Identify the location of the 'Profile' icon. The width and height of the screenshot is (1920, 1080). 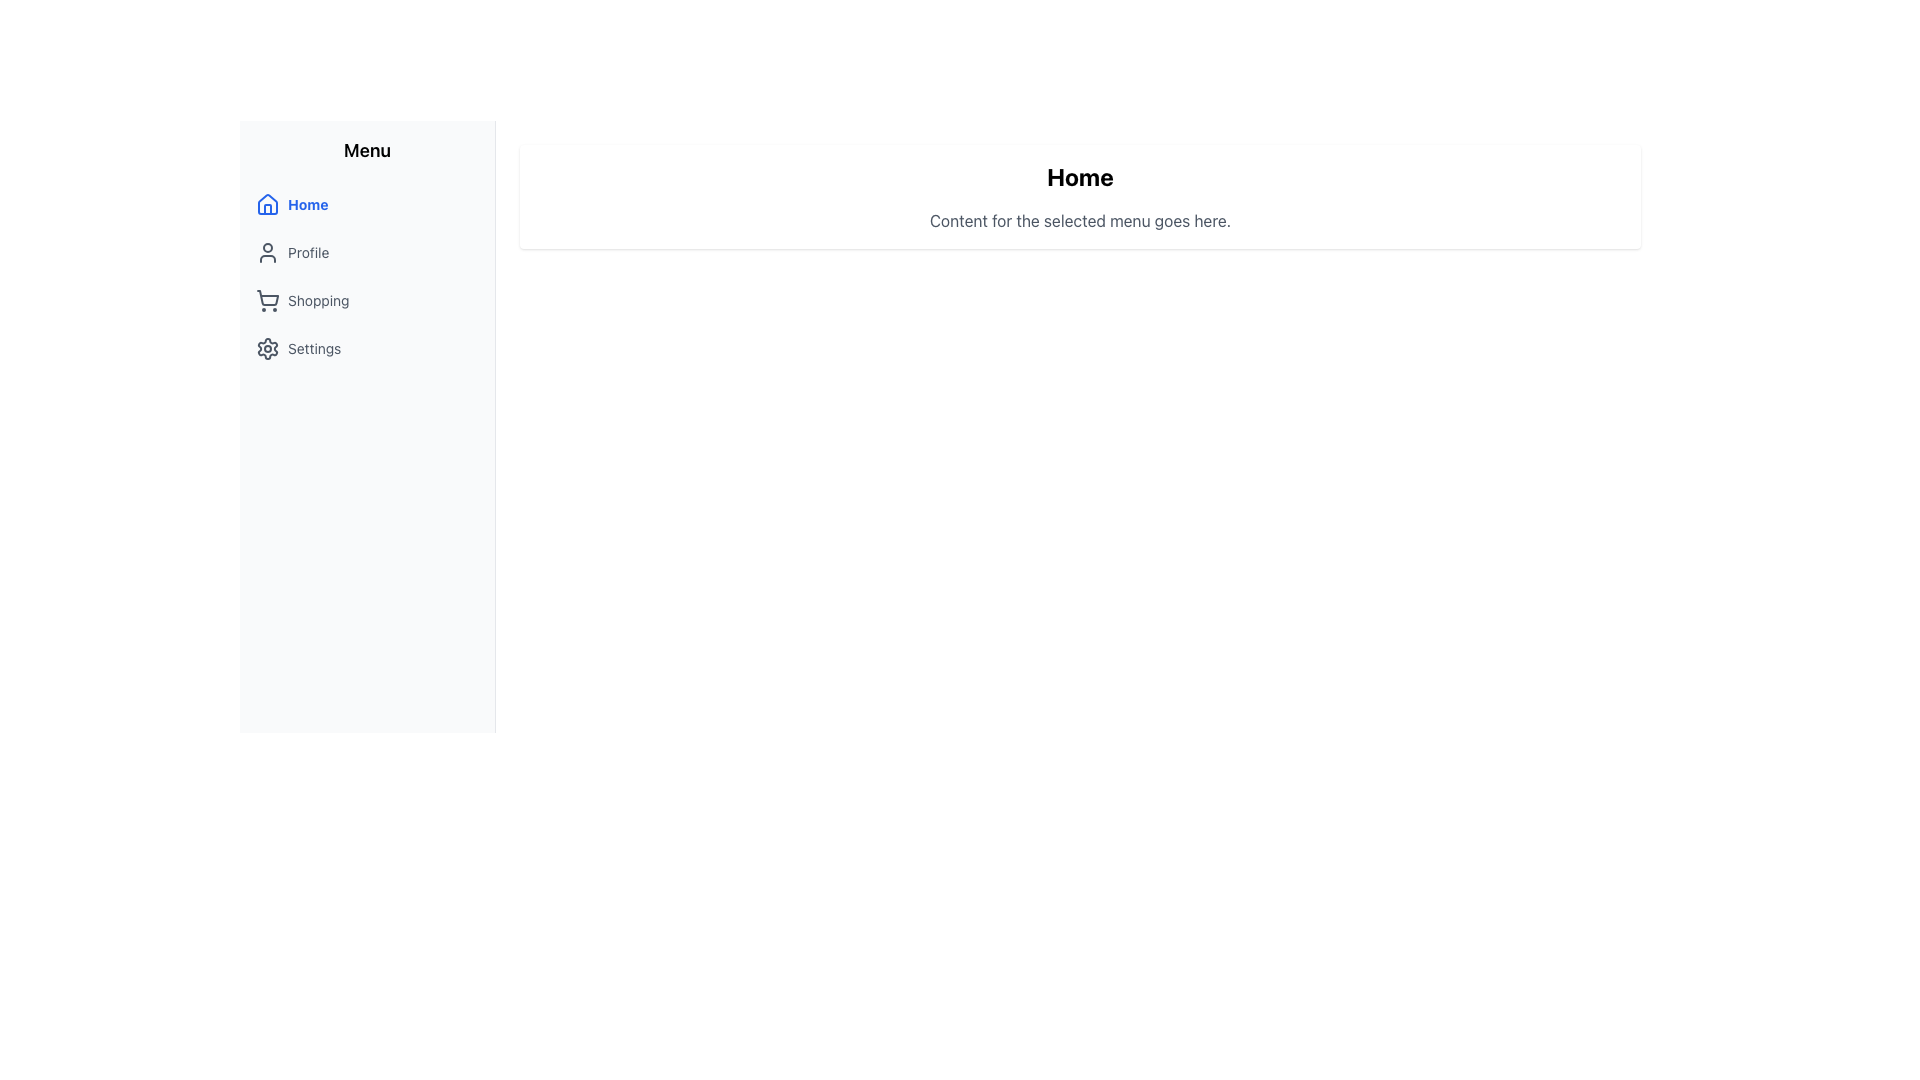
(267, 252).